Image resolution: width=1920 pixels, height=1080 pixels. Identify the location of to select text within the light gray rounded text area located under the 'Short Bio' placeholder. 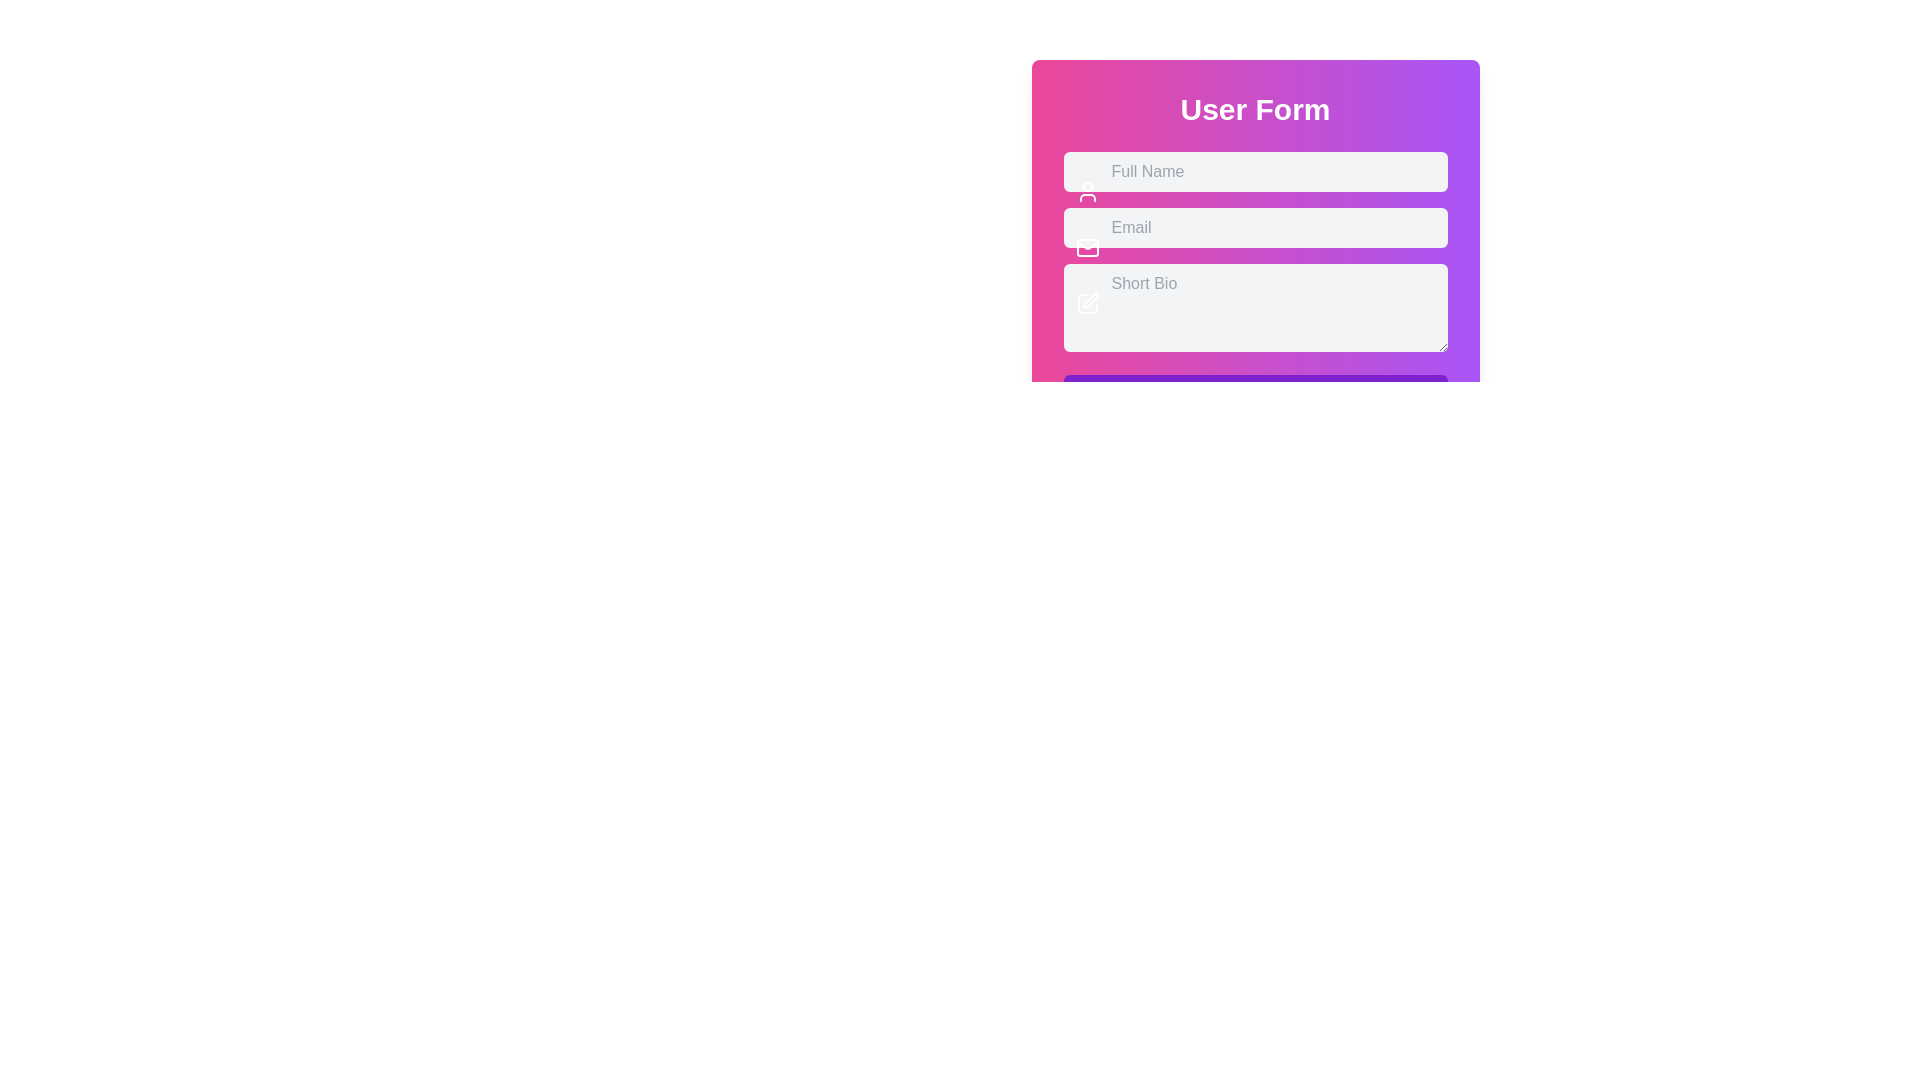
(1254, 287).